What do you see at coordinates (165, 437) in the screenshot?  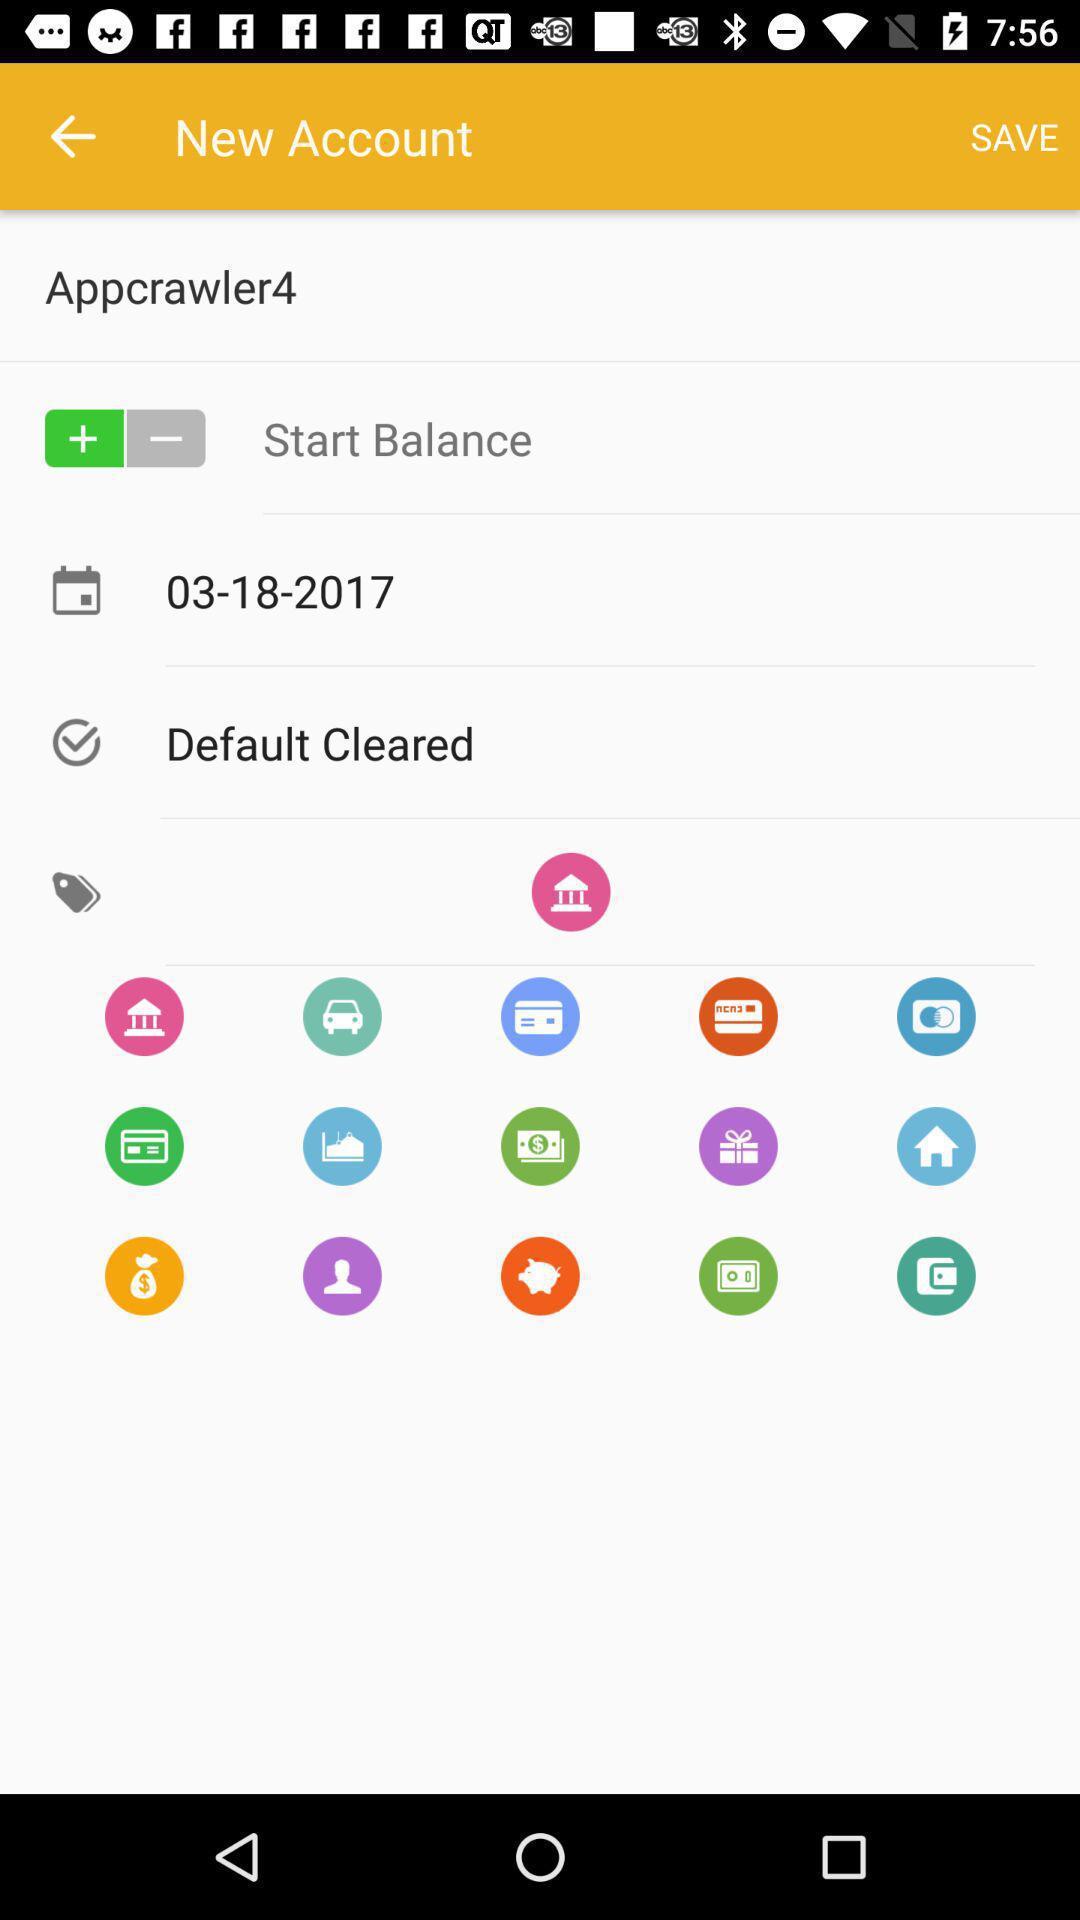 I see `the minus icon` at bounding box center [165, 437].